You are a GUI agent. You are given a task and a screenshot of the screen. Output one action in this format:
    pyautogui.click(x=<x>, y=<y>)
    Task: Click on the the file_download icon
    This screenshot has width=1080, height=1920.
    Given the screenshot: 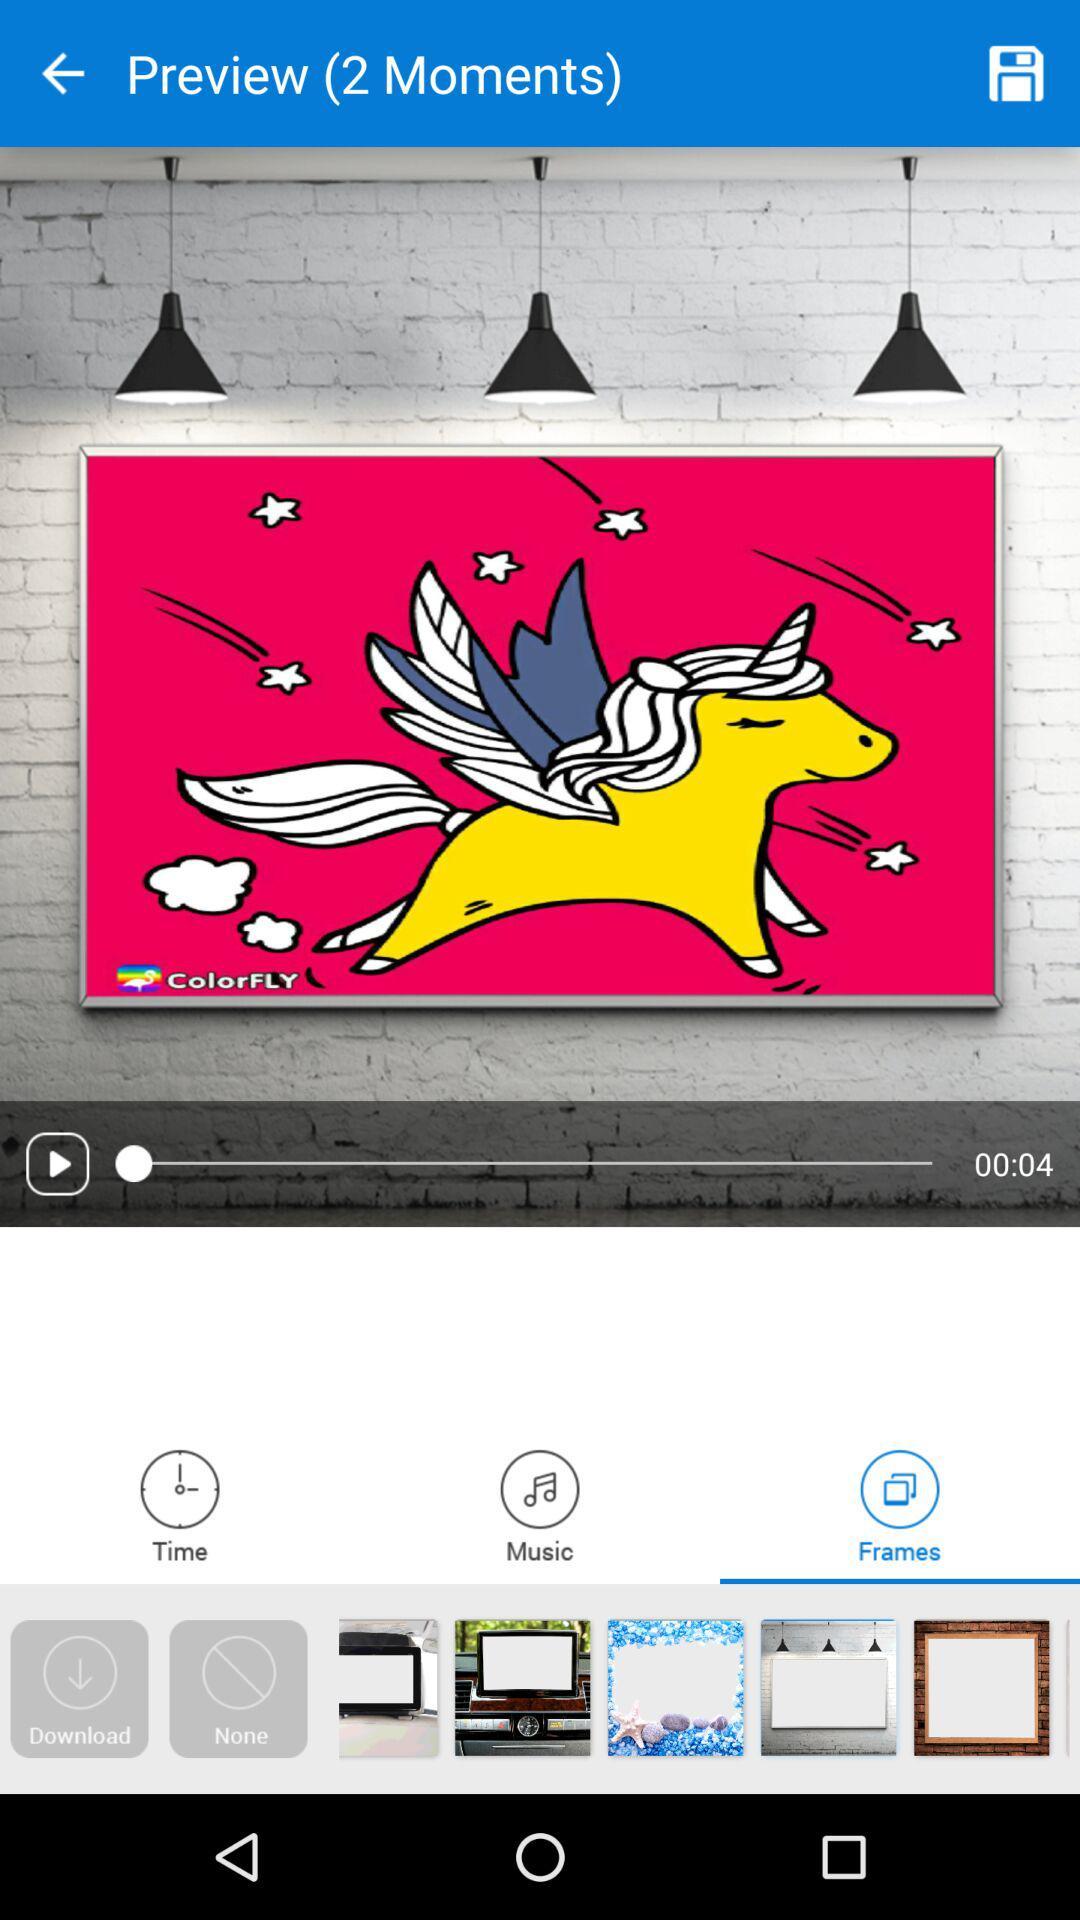 What is the action you would take?
    pyautogui.click(x=78, y=1688)
    